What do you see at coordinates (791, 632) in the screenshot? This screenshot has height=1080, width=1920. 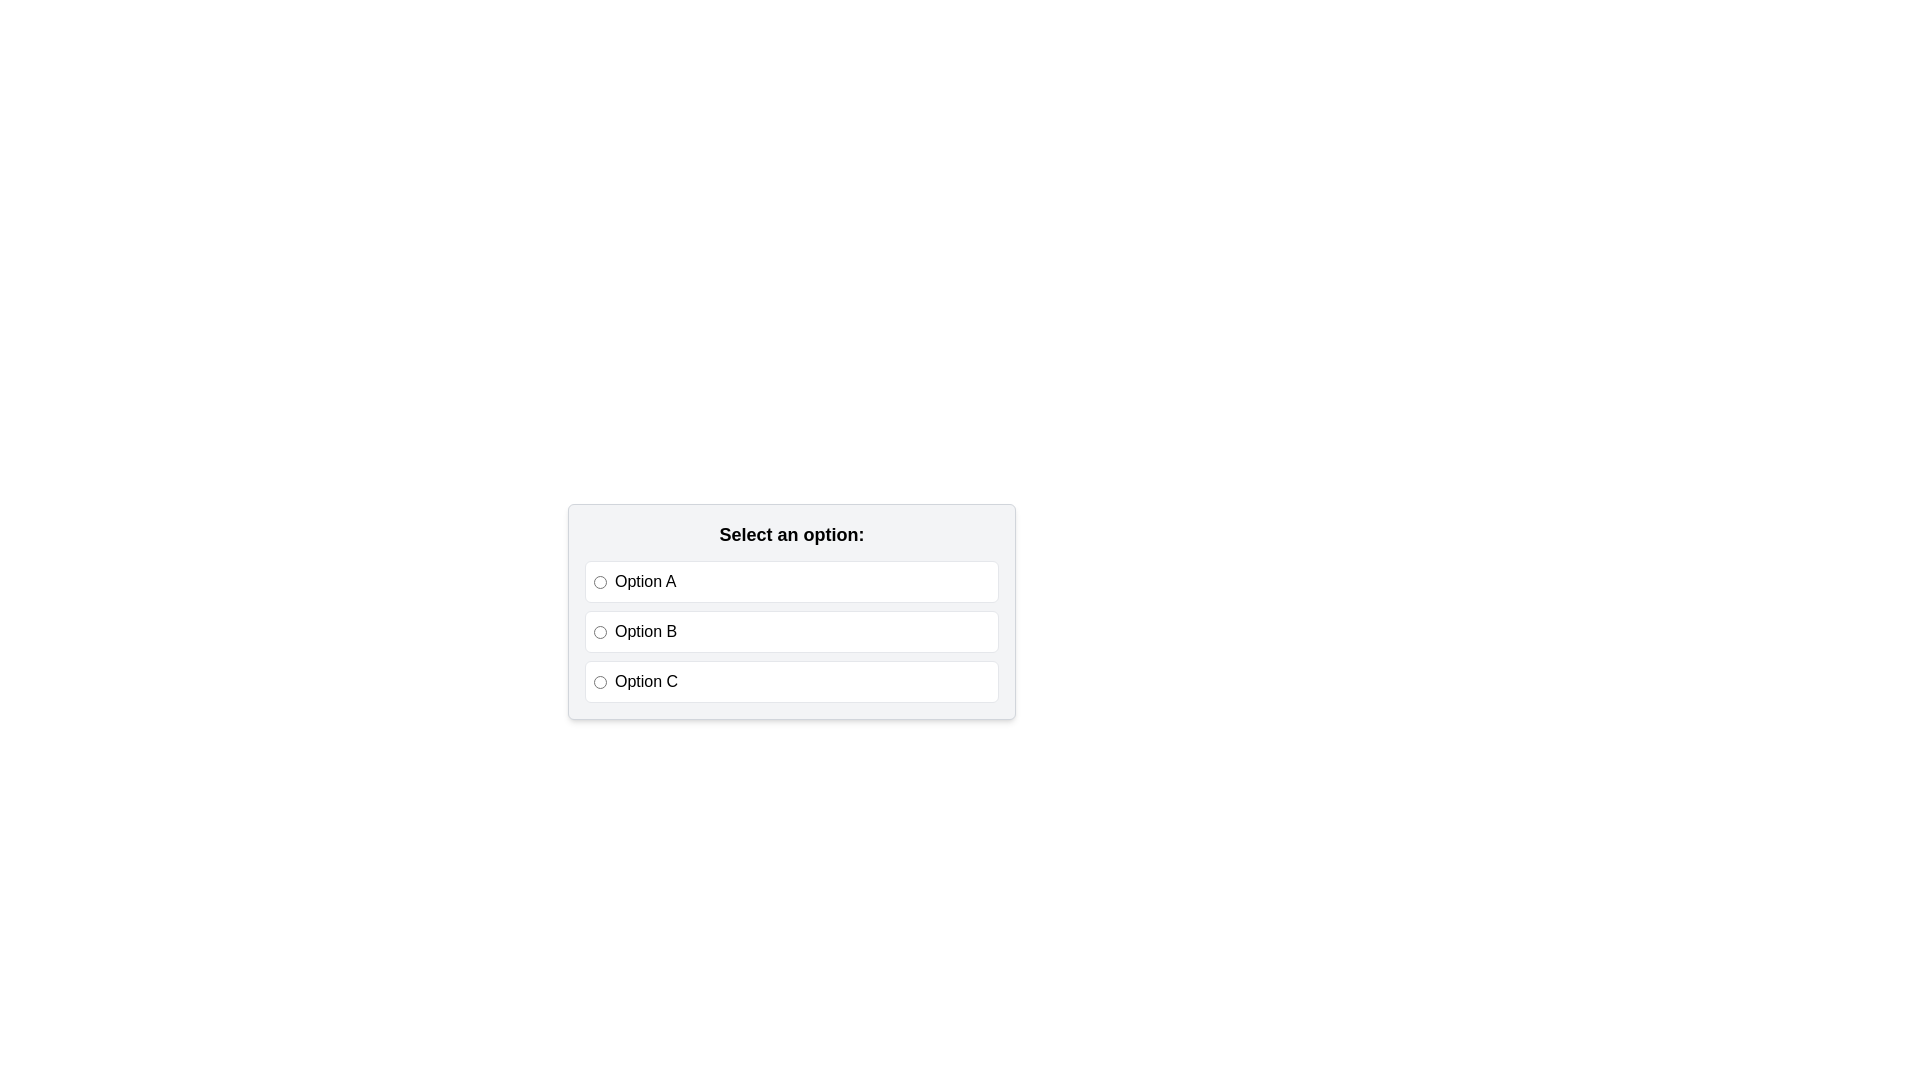 I see `the 'Option B' radio button element located in the center of the vertically stacked list of options to navigate through keyboard` at bounding box center [791, 632].